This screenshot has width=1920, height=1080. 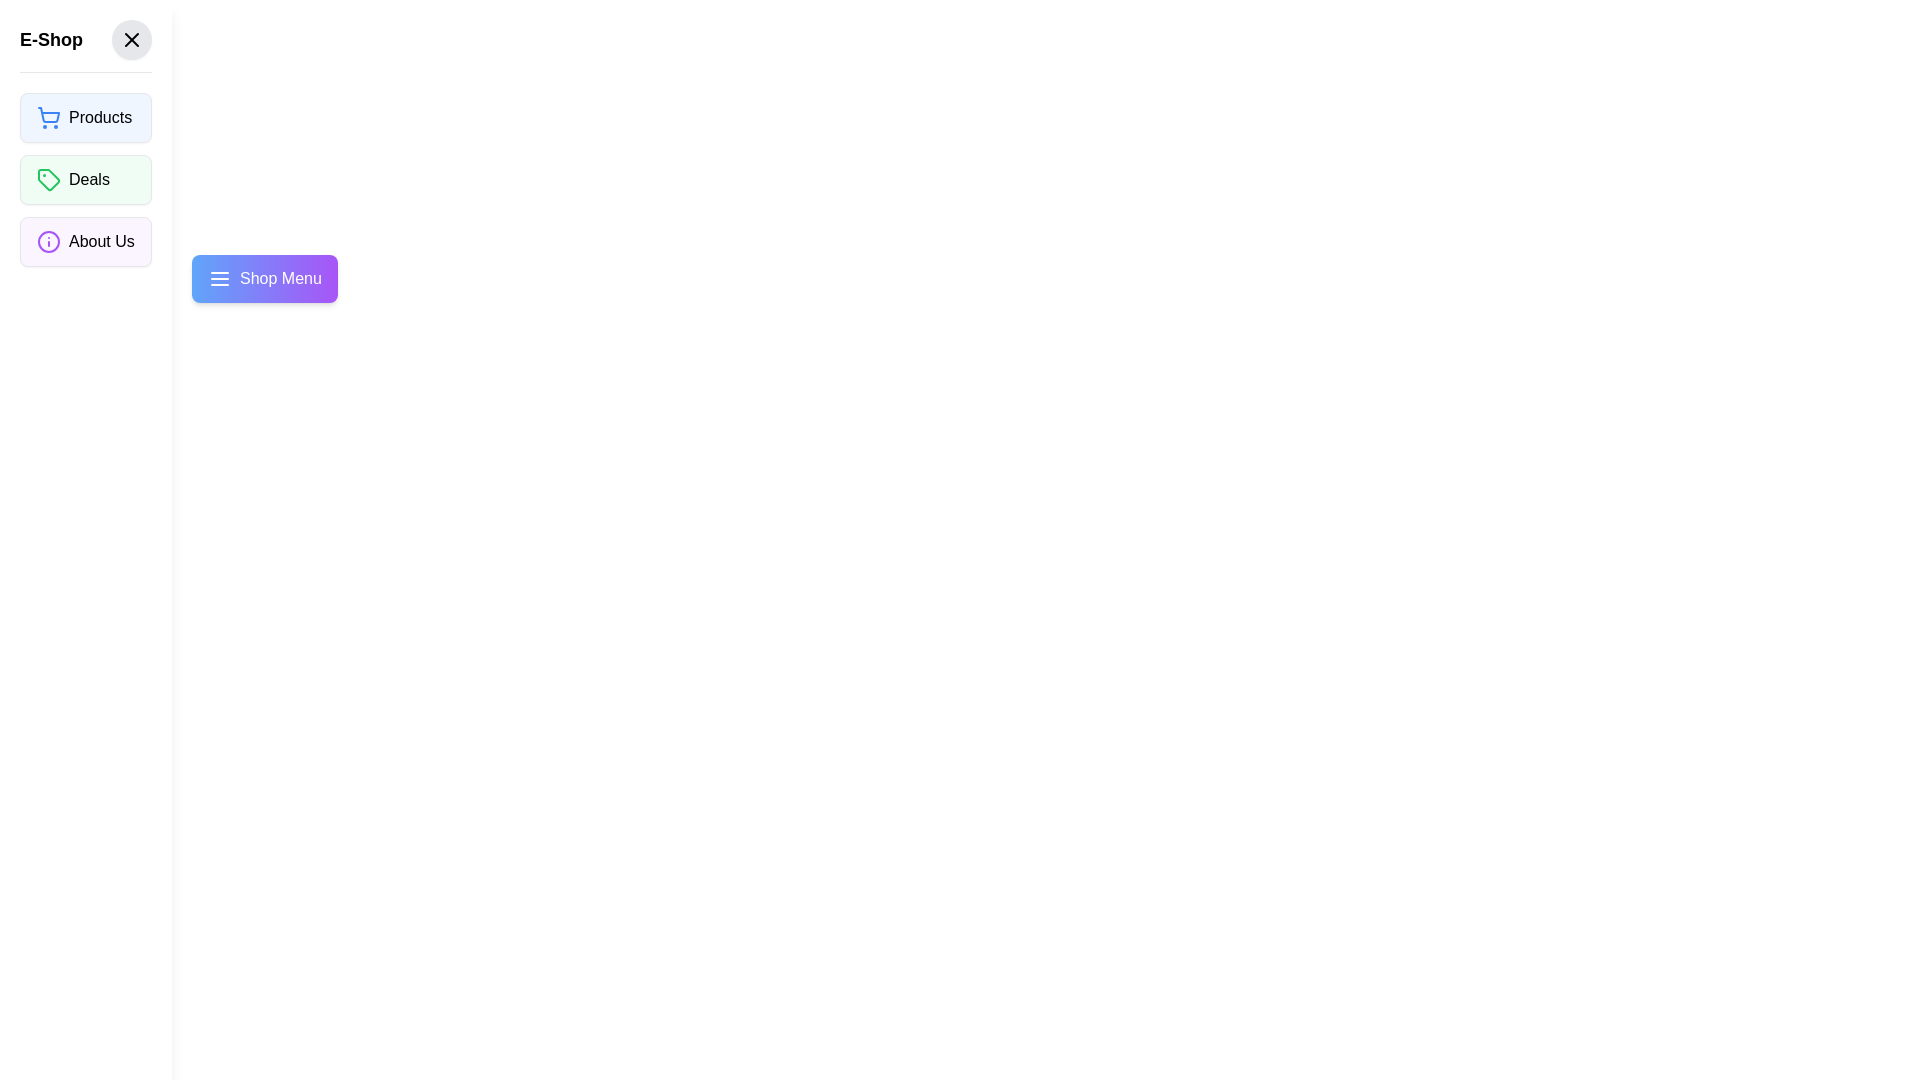 What do you see at coordinates (84, 180) in the screenshot?
I see `the 'Deals' button to select it` at bounding box center [84, 180].